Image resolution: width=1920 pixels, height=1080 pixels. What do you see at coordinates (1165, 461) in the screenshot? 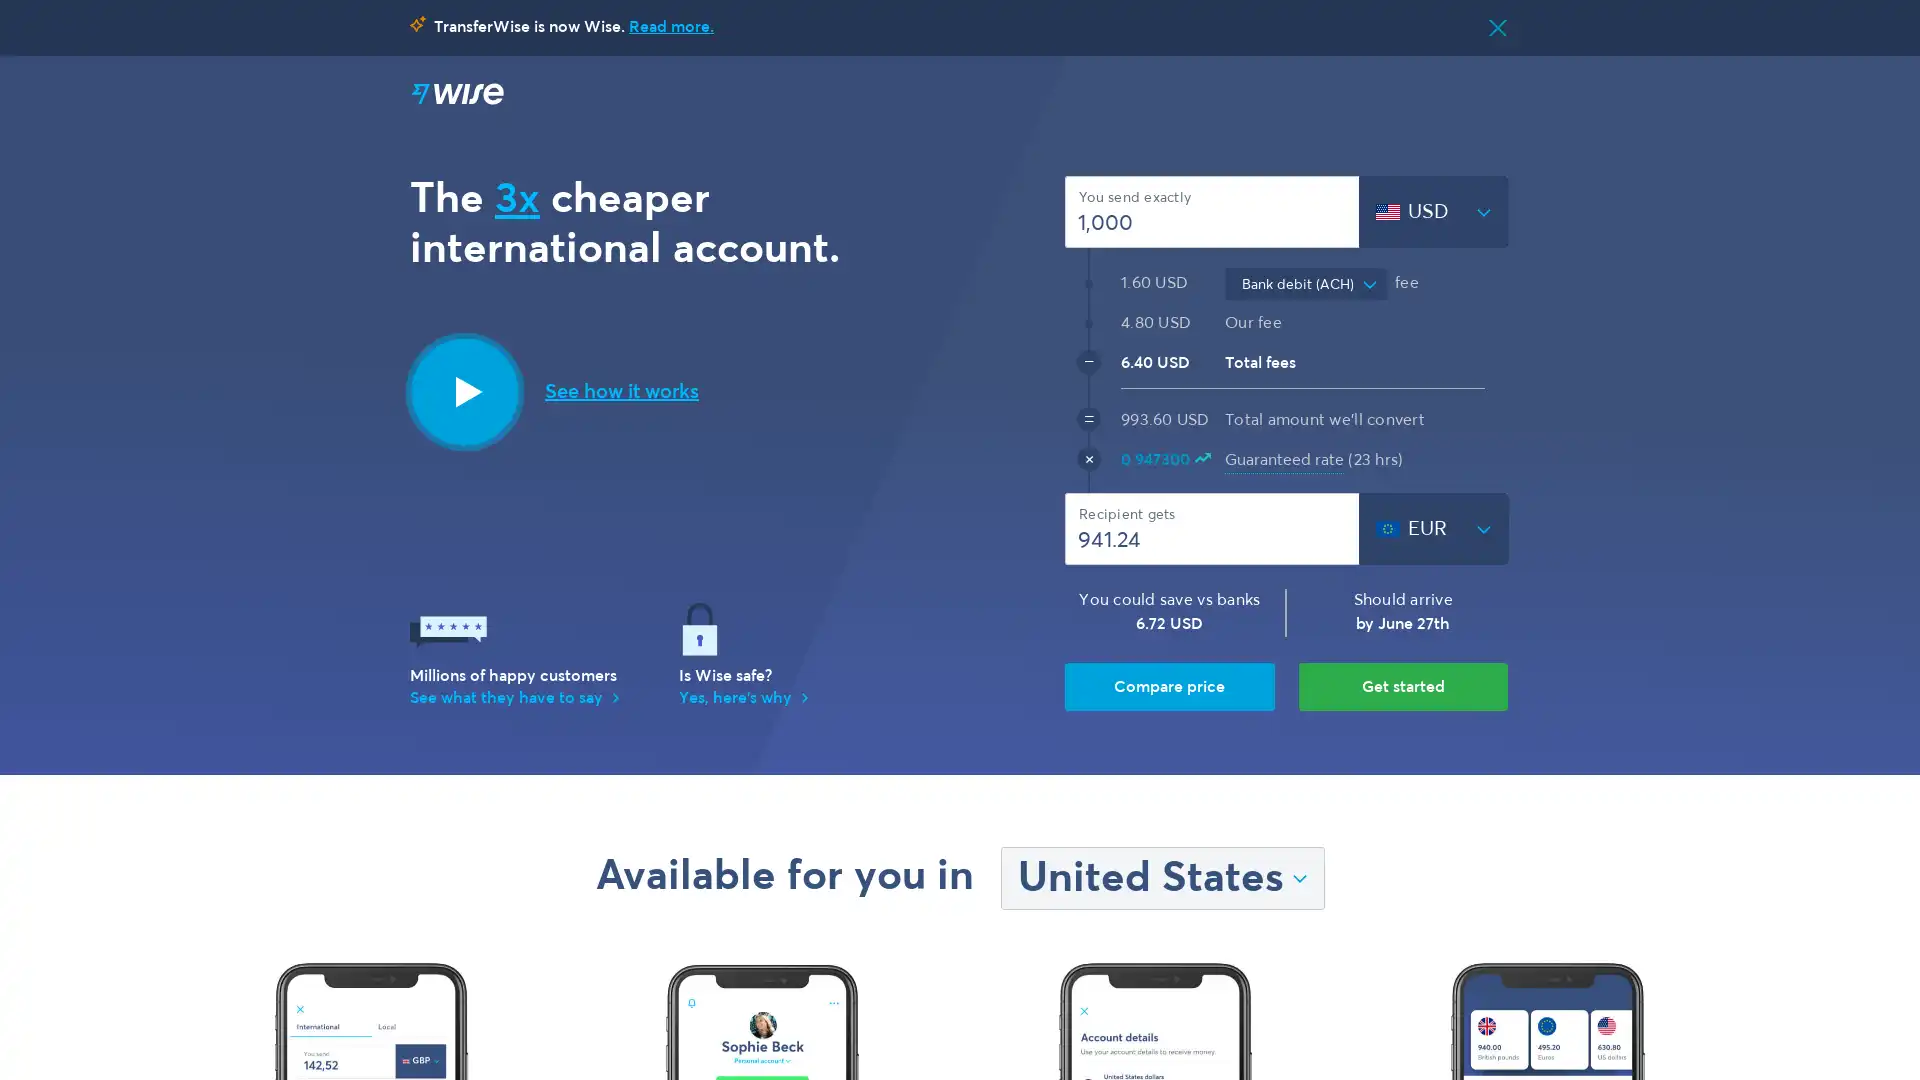
I see `0.947300` at bounding box center [1165, 461].